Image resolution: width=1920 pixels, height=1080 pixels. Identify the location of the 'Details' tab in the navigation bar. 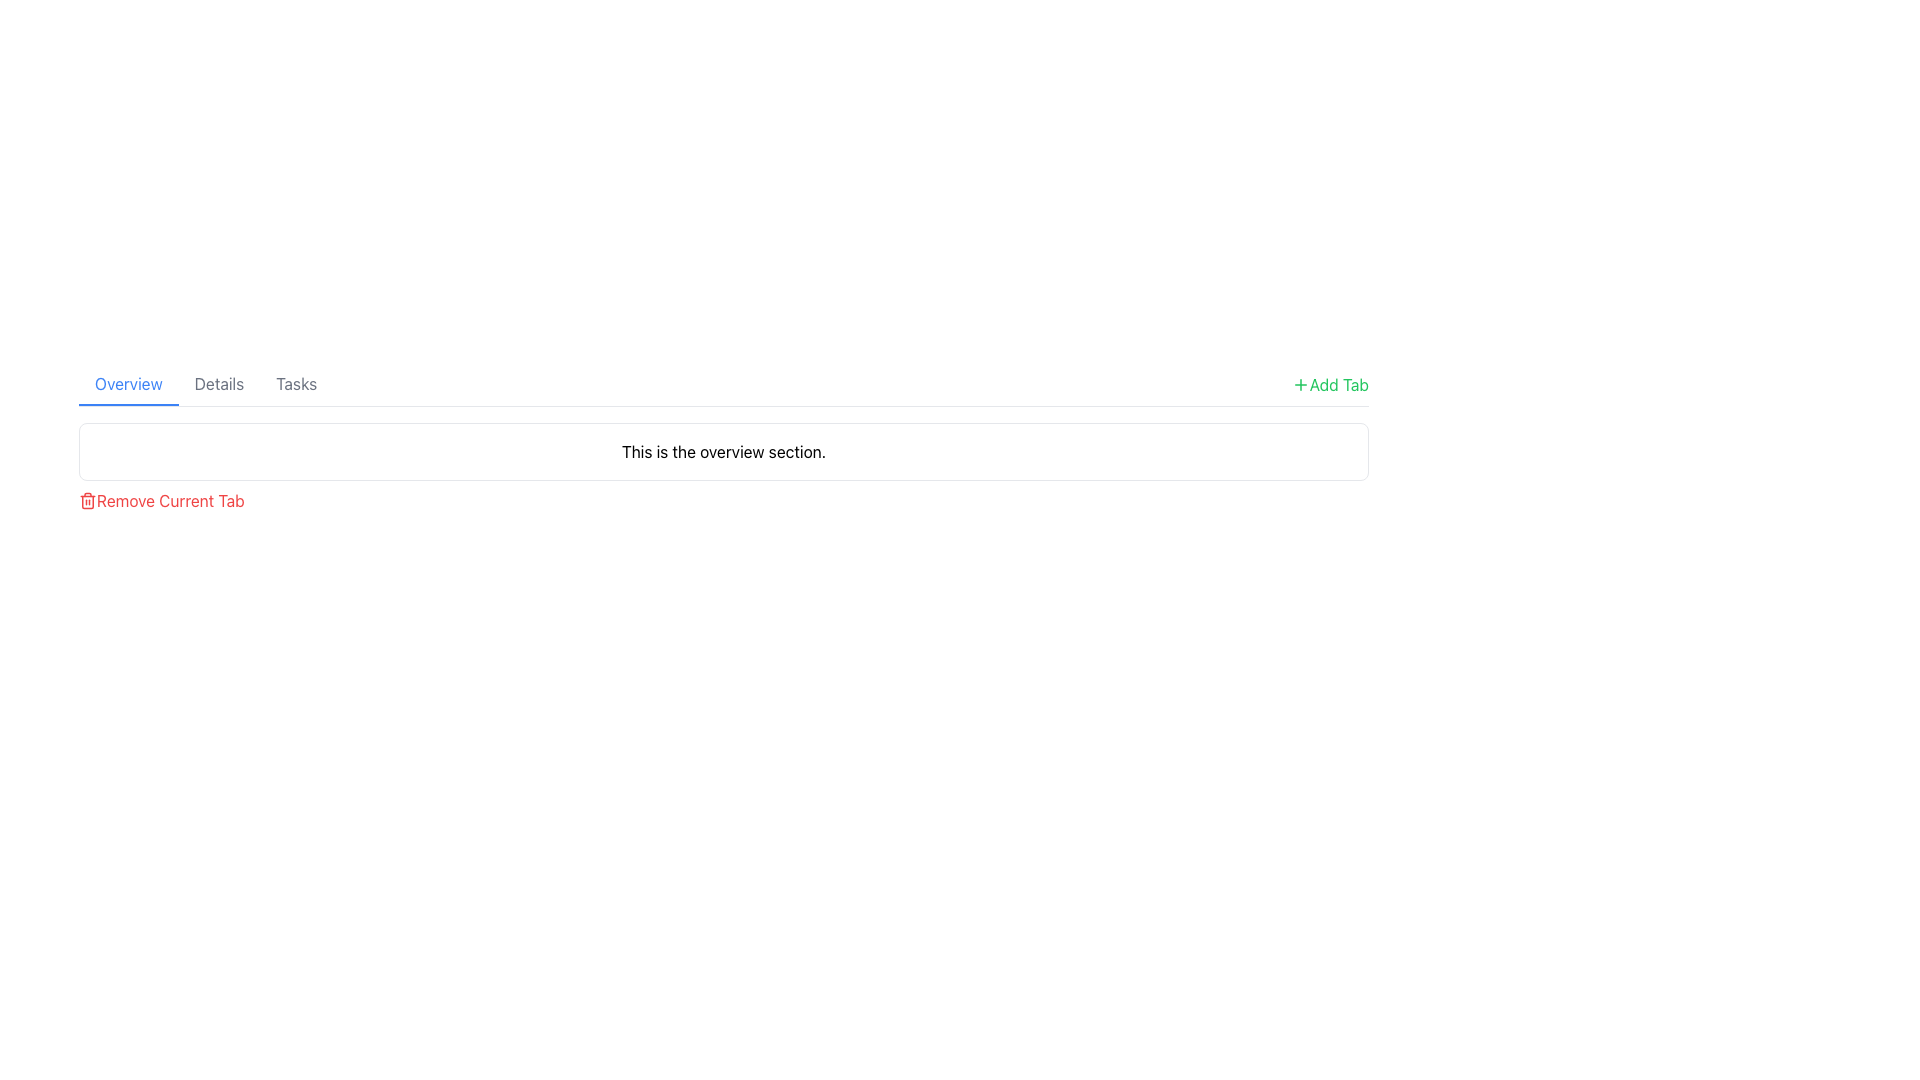
(219, 385).